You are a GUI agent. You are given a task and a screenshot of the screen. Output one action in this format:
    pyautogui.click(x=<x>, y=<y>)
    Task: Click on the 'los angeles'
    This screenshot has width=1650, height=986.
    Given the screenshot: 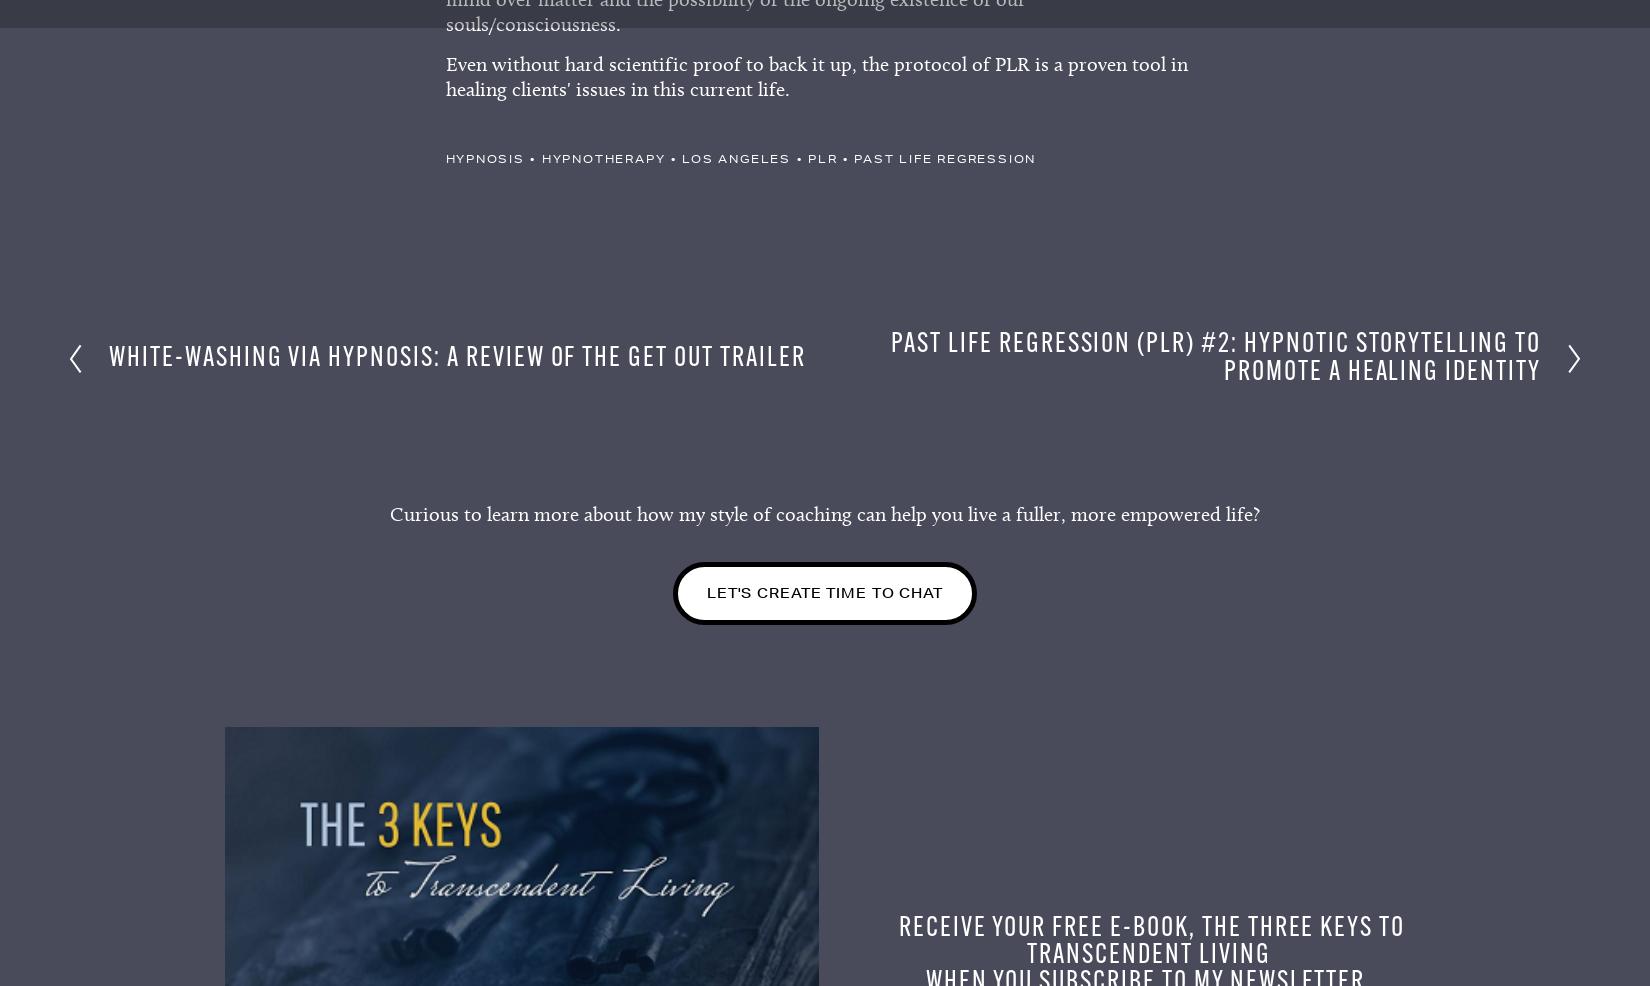 What is the action you would take?
    pyautogui.click(x=735, y=164)
    